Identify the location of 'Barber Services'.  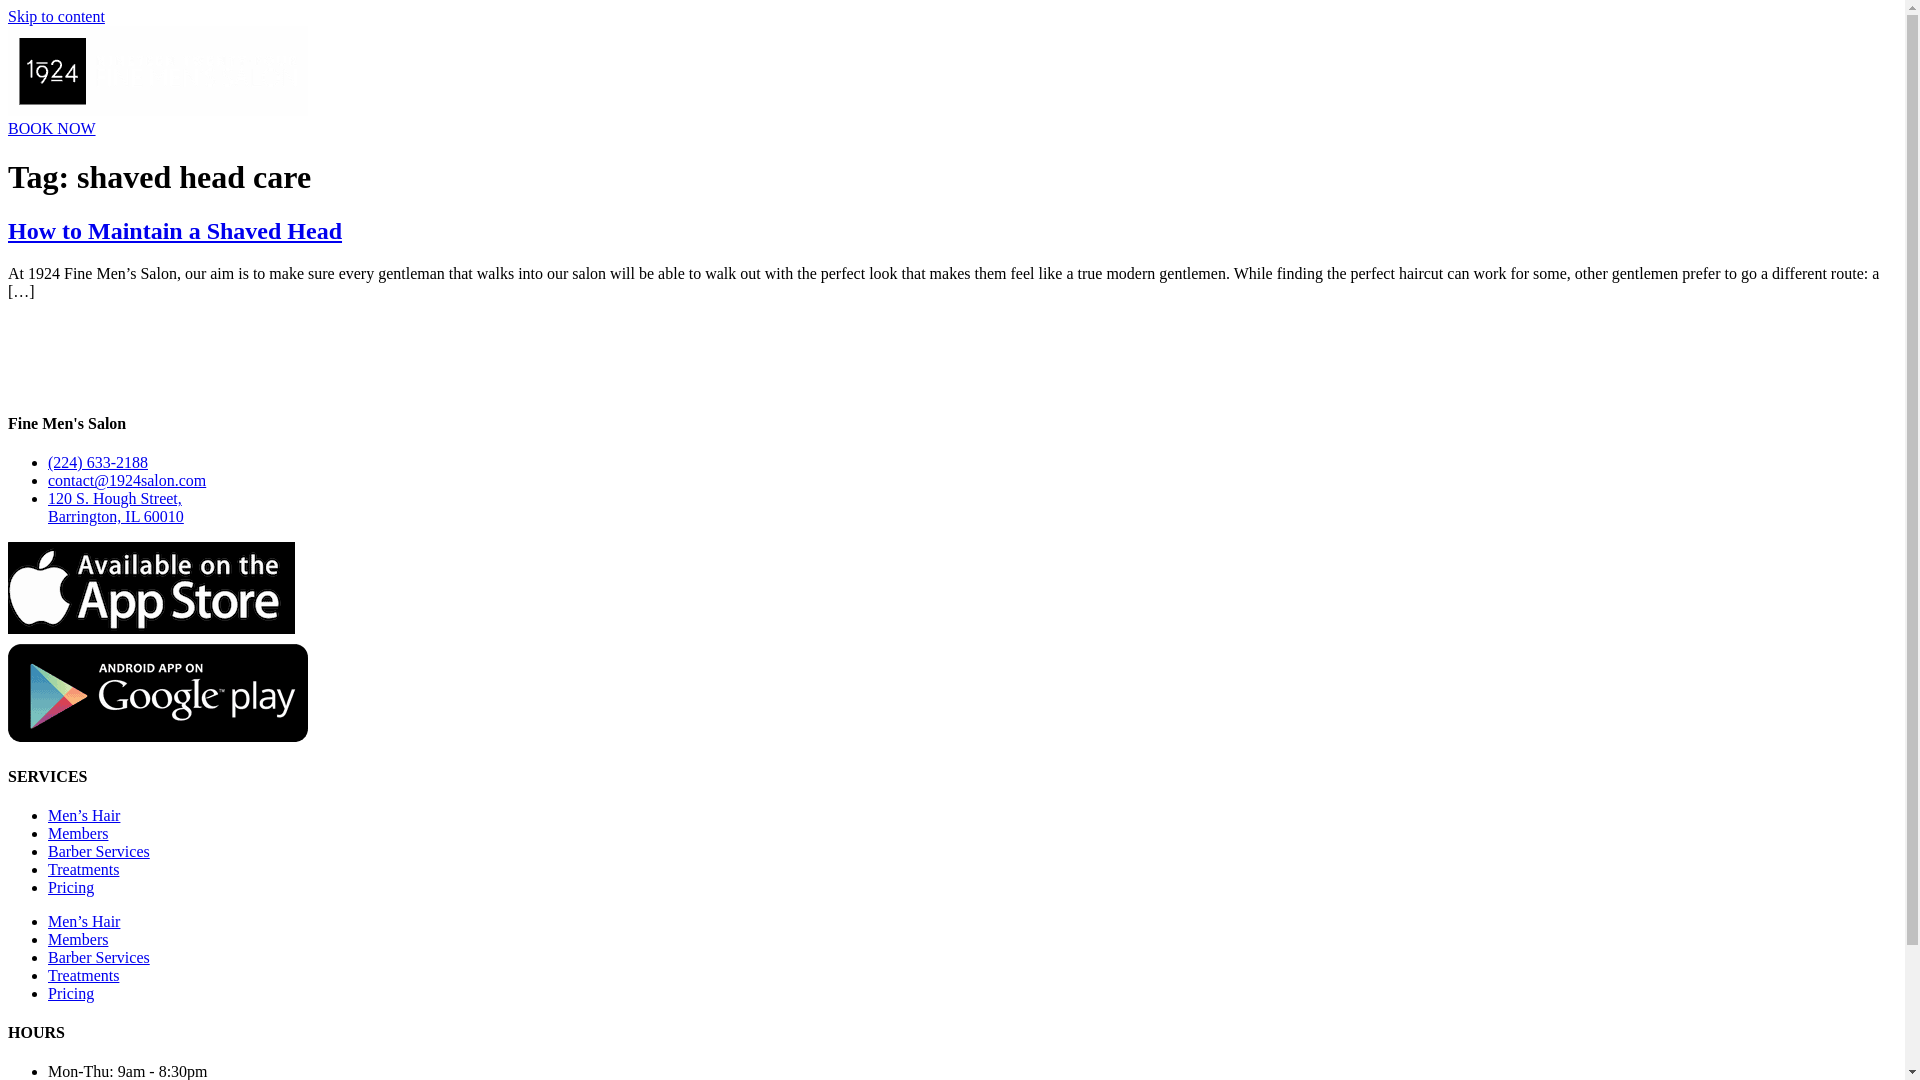
(98, 851).